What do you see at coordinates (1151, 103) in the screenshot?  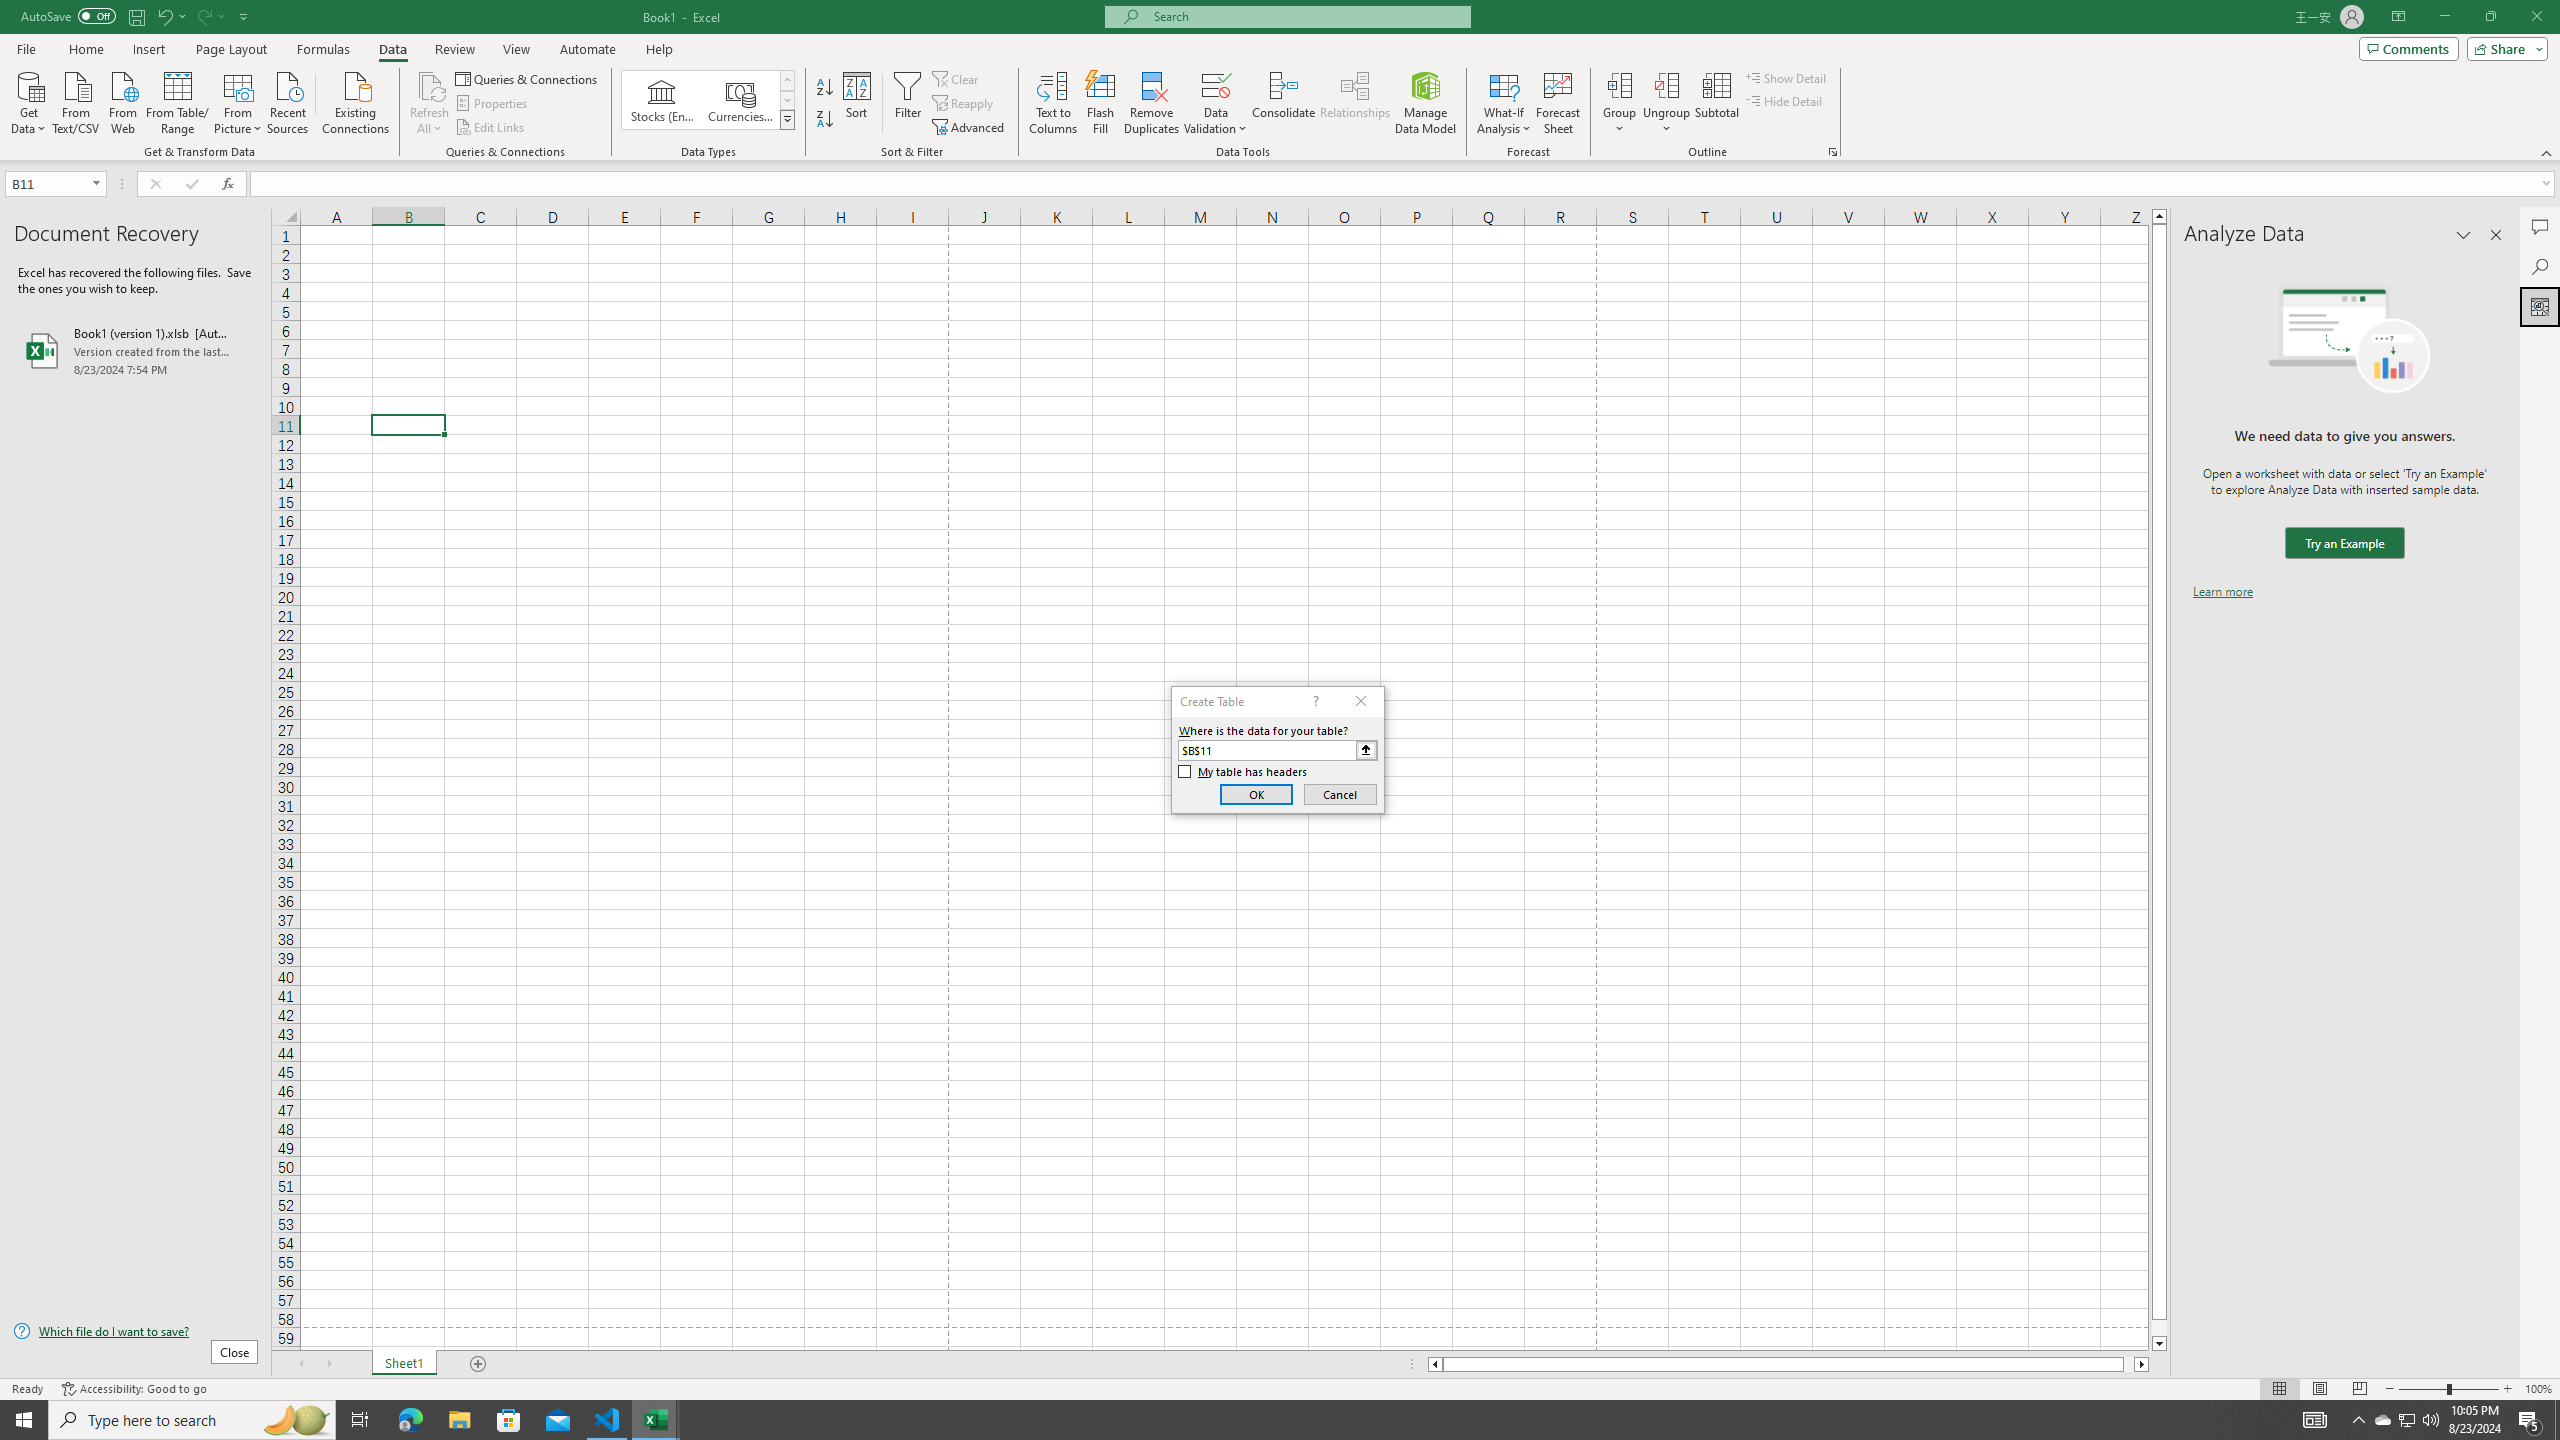 I see `'Remove Duplicates'` at bounding box center [1151, 103].